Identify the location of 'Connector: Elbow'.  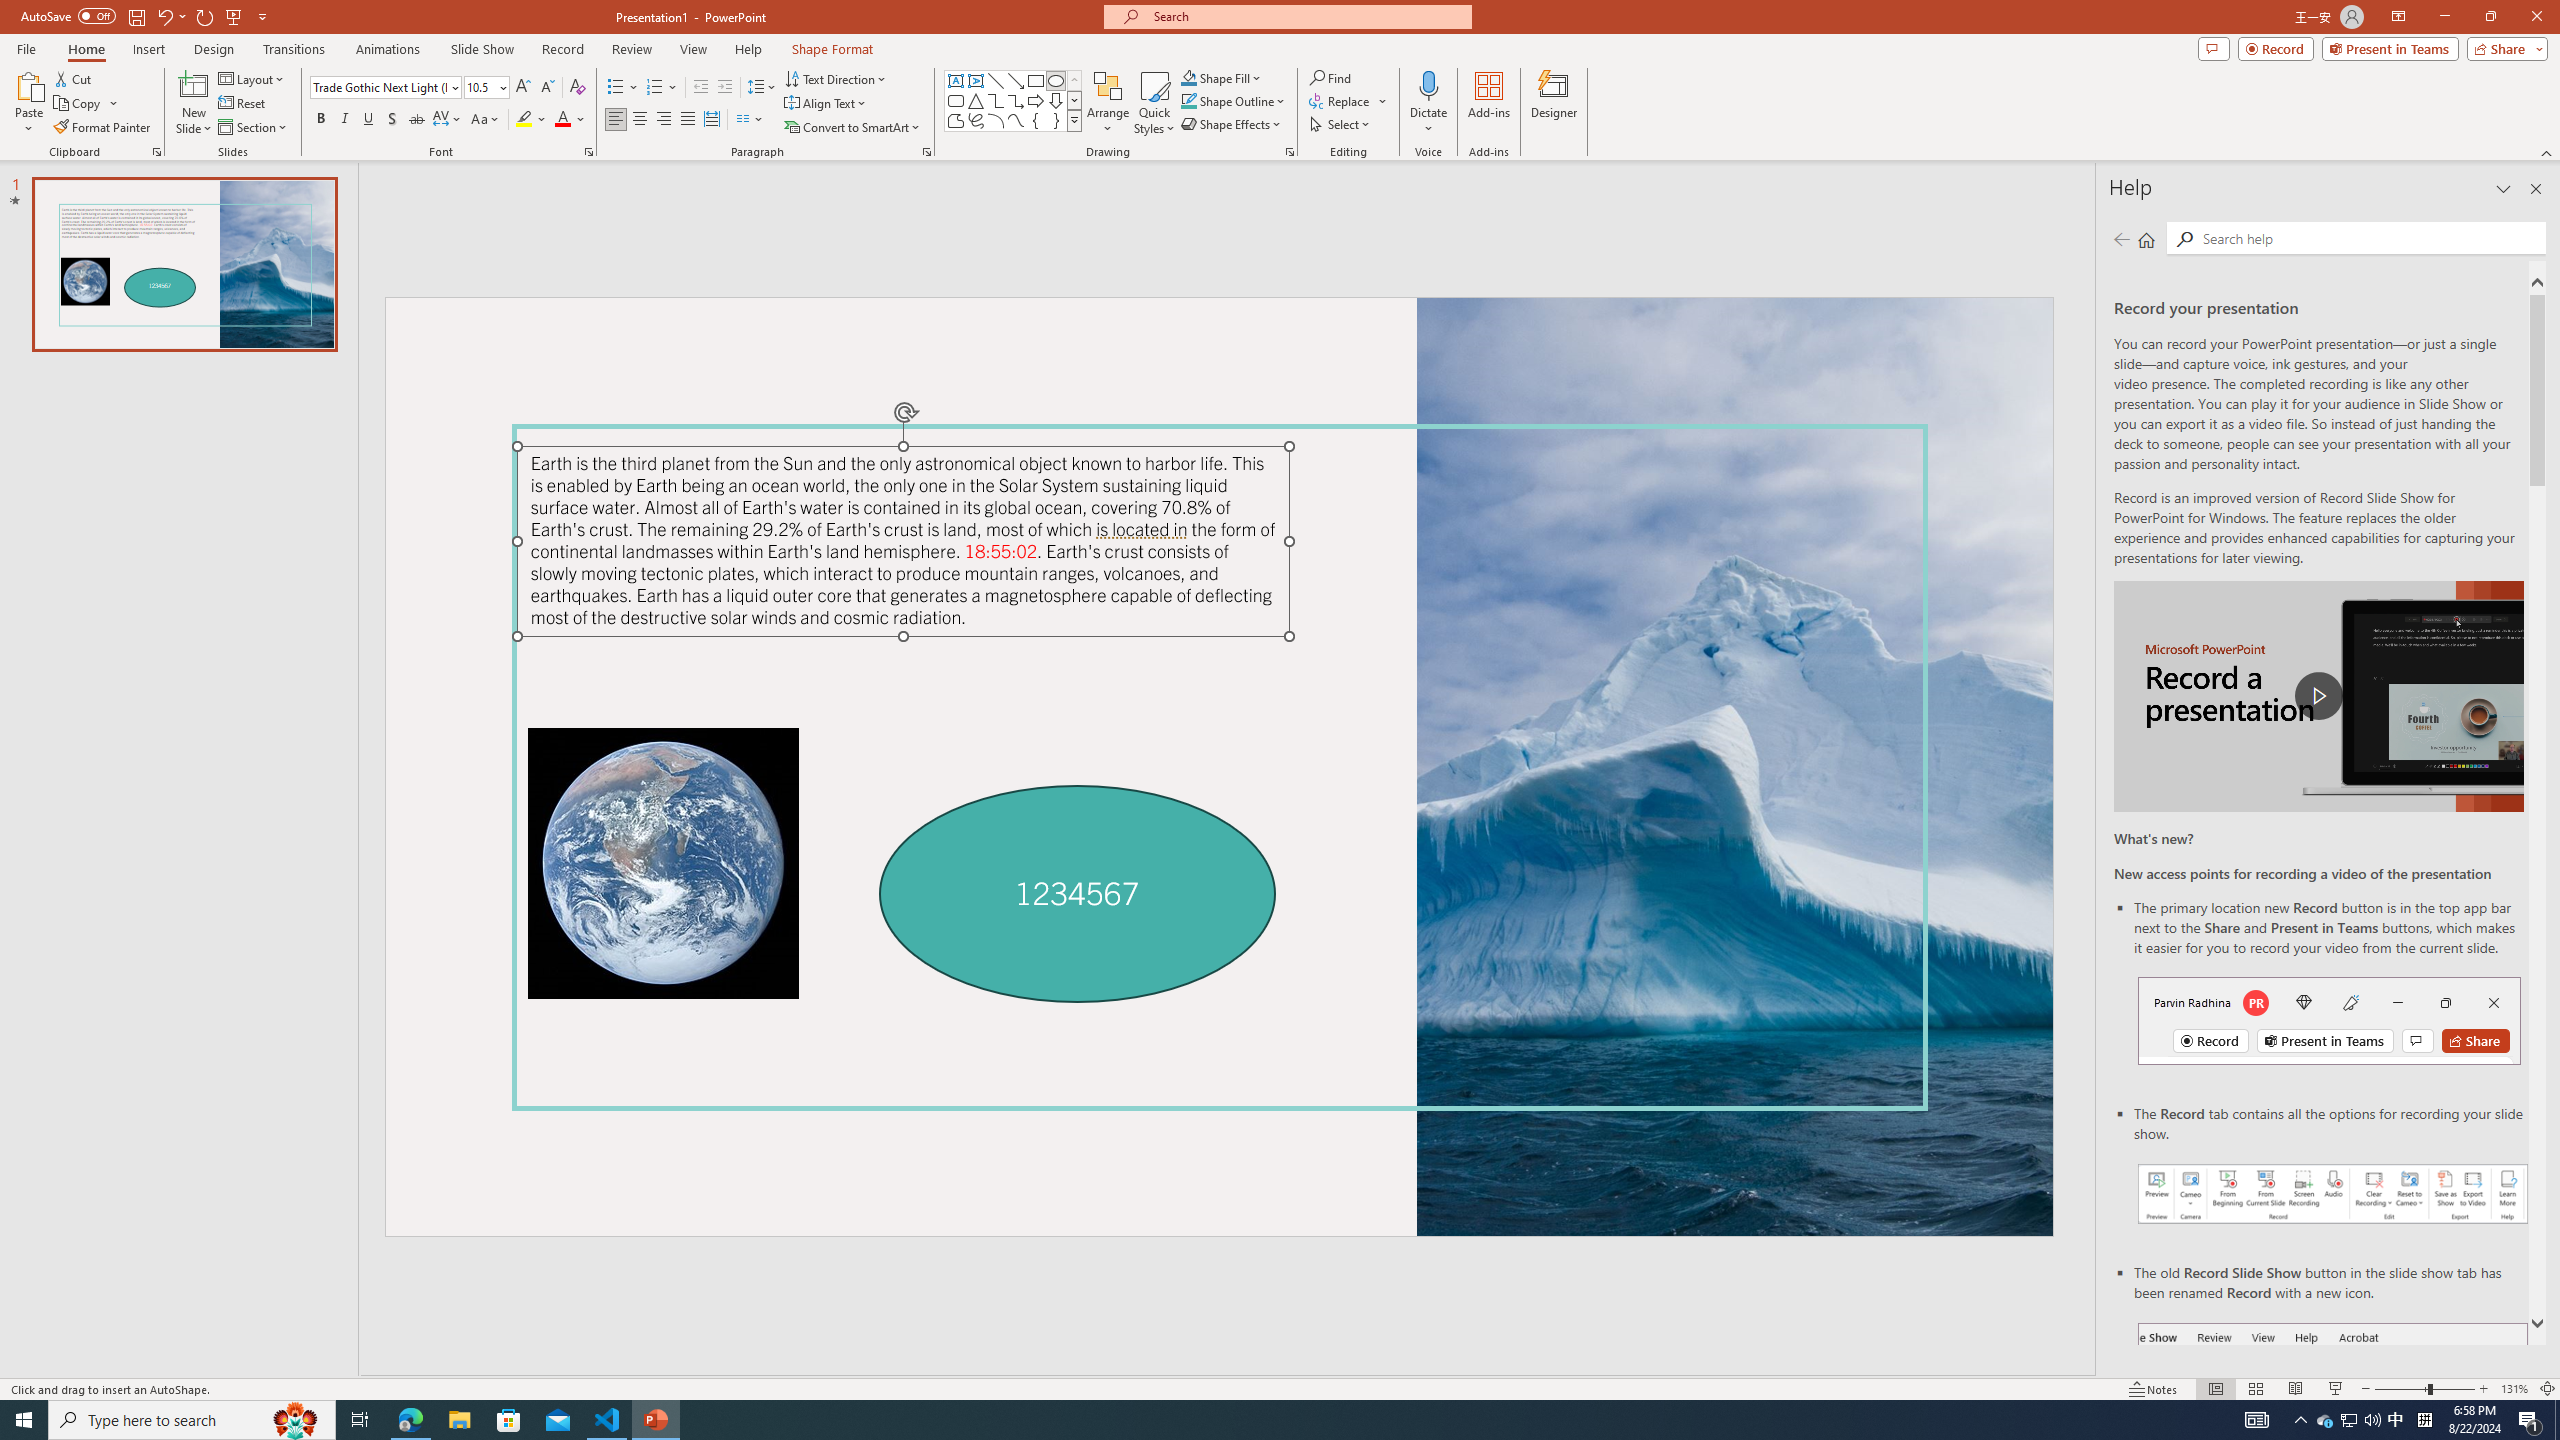
(994, 99).